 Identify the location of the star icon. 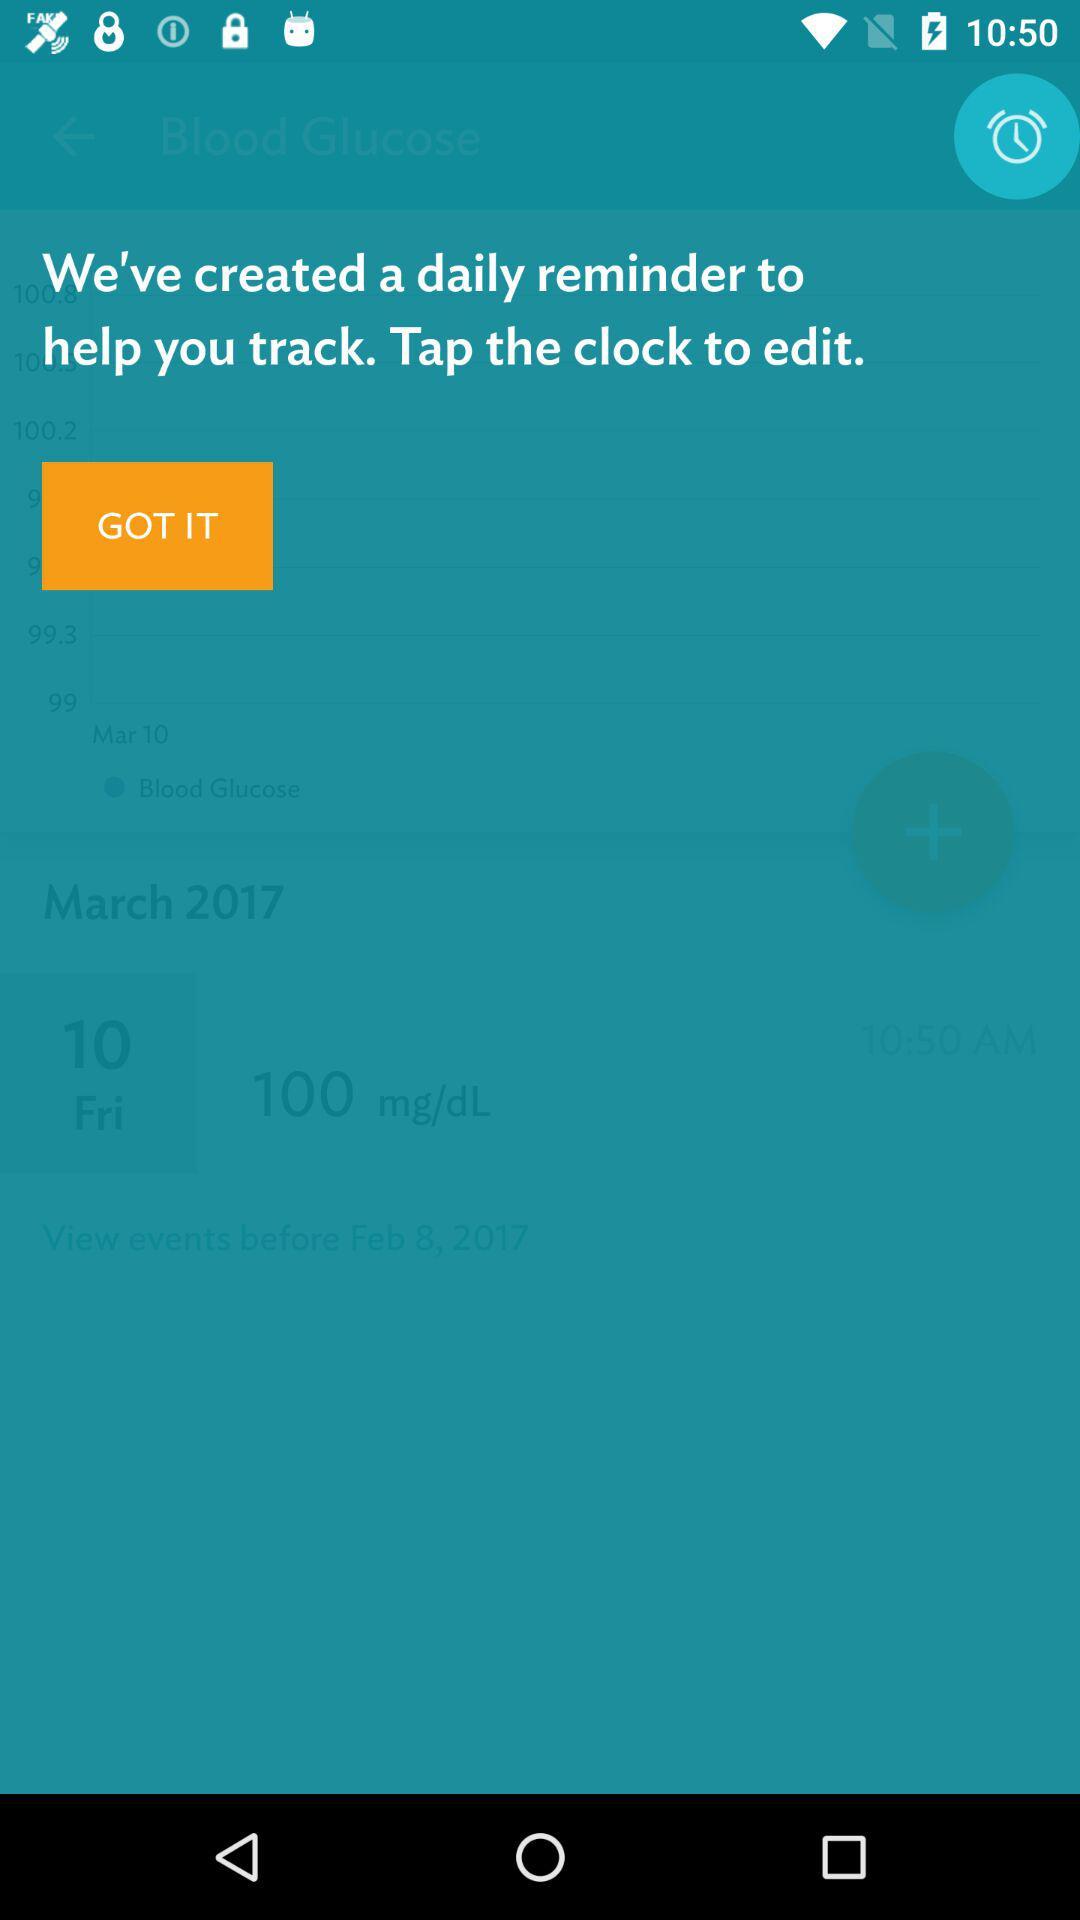
(933, 839).